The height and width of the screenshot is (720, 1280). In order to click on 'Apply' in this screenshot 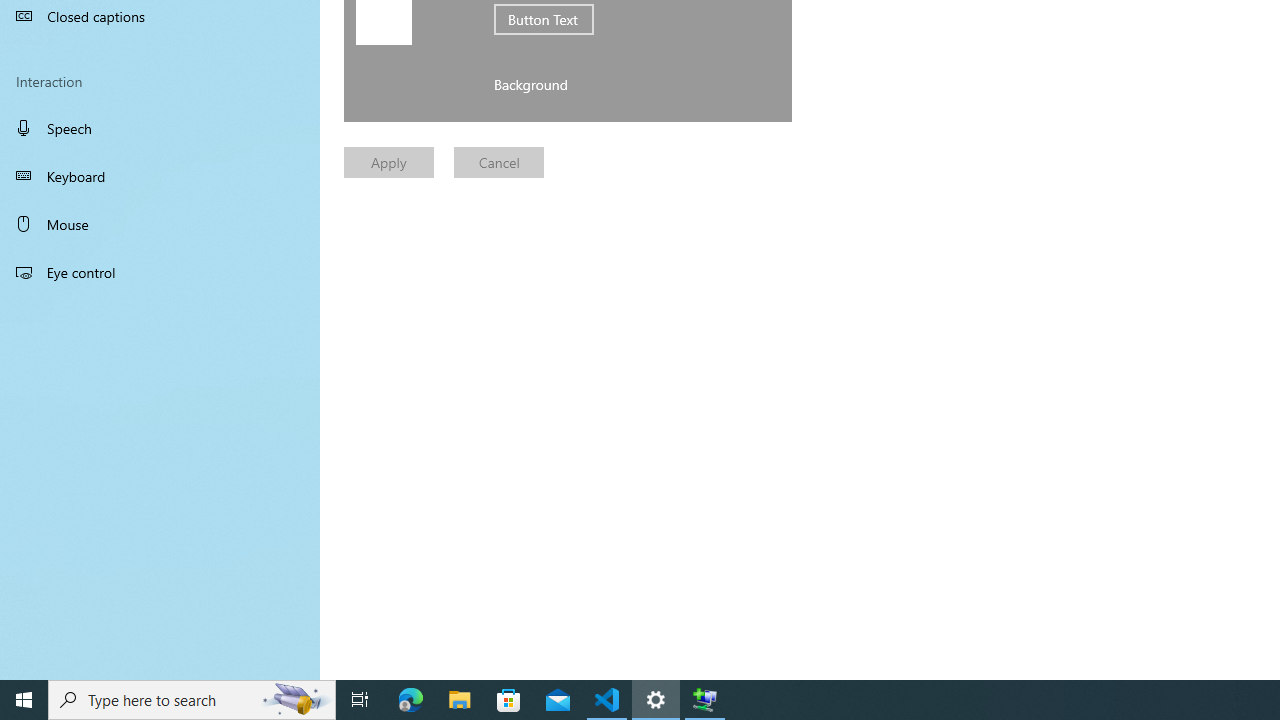, I will do `click(389, 161)`.